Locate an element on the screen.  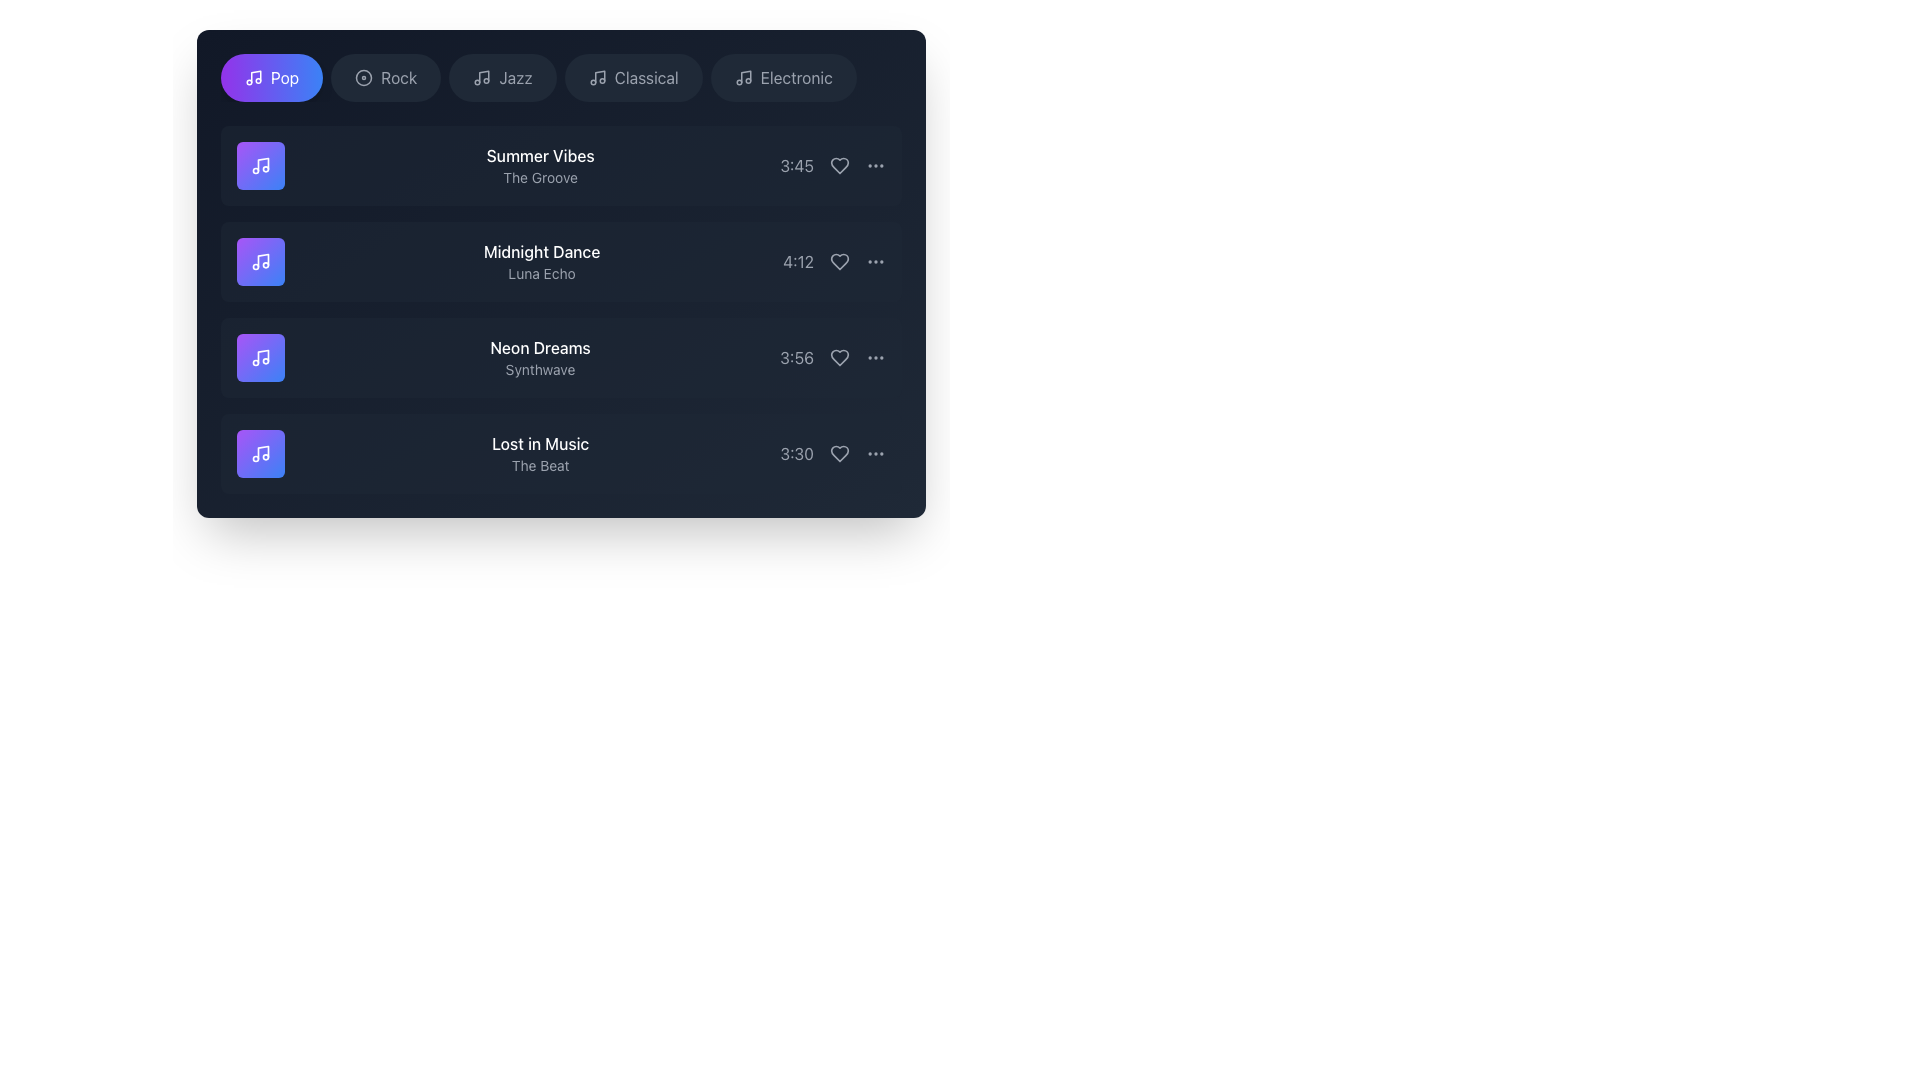
the musical note stem icon within the circular 'Pop' button located at the top left corner of the music interface is located at coordinates (255, 75).